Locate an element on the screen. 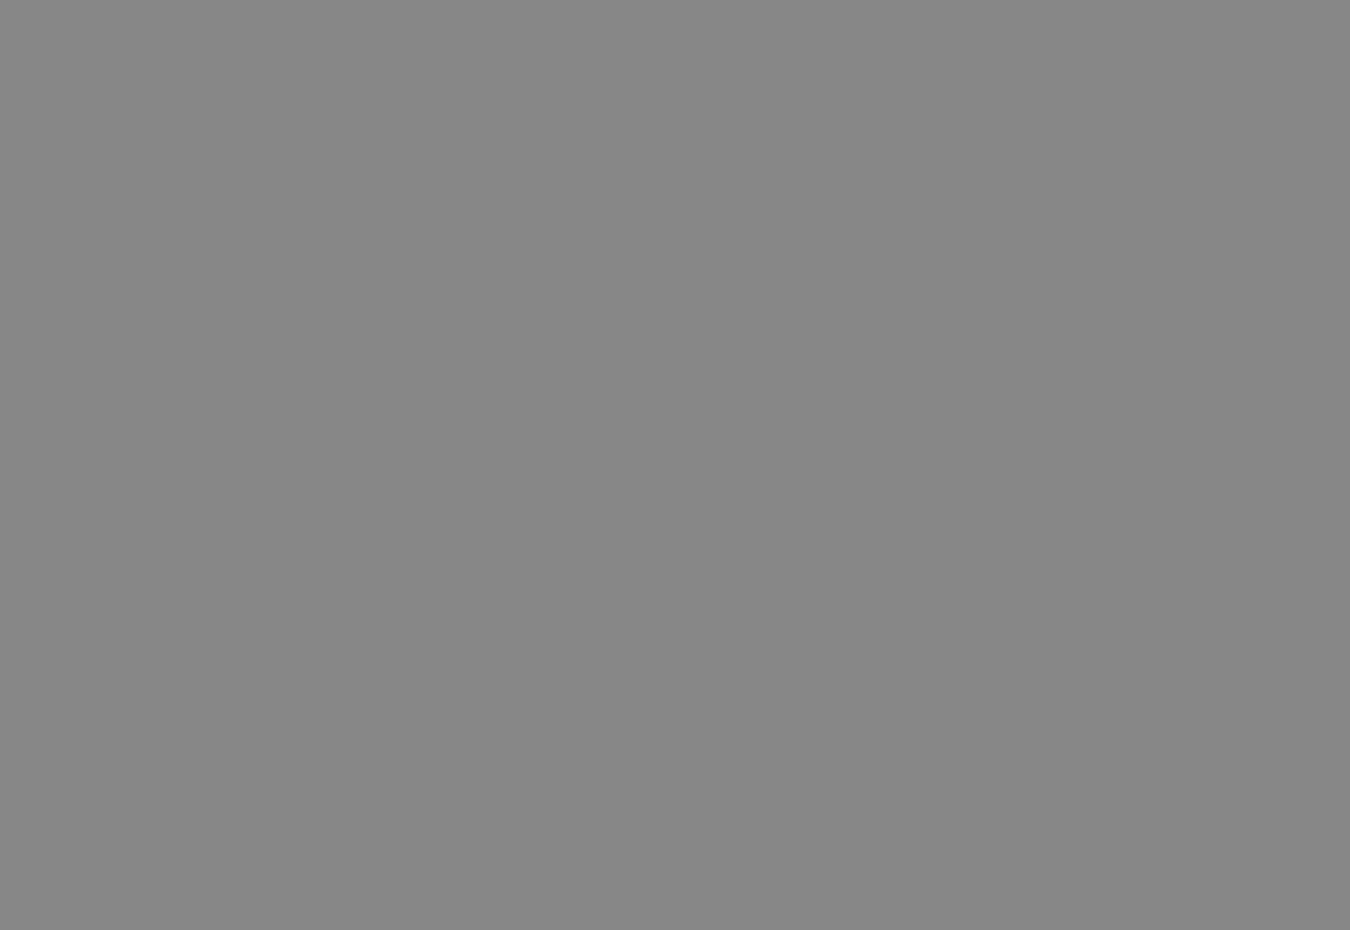  'Precision shunts for current measurements' is located at coordinates (657, 368).